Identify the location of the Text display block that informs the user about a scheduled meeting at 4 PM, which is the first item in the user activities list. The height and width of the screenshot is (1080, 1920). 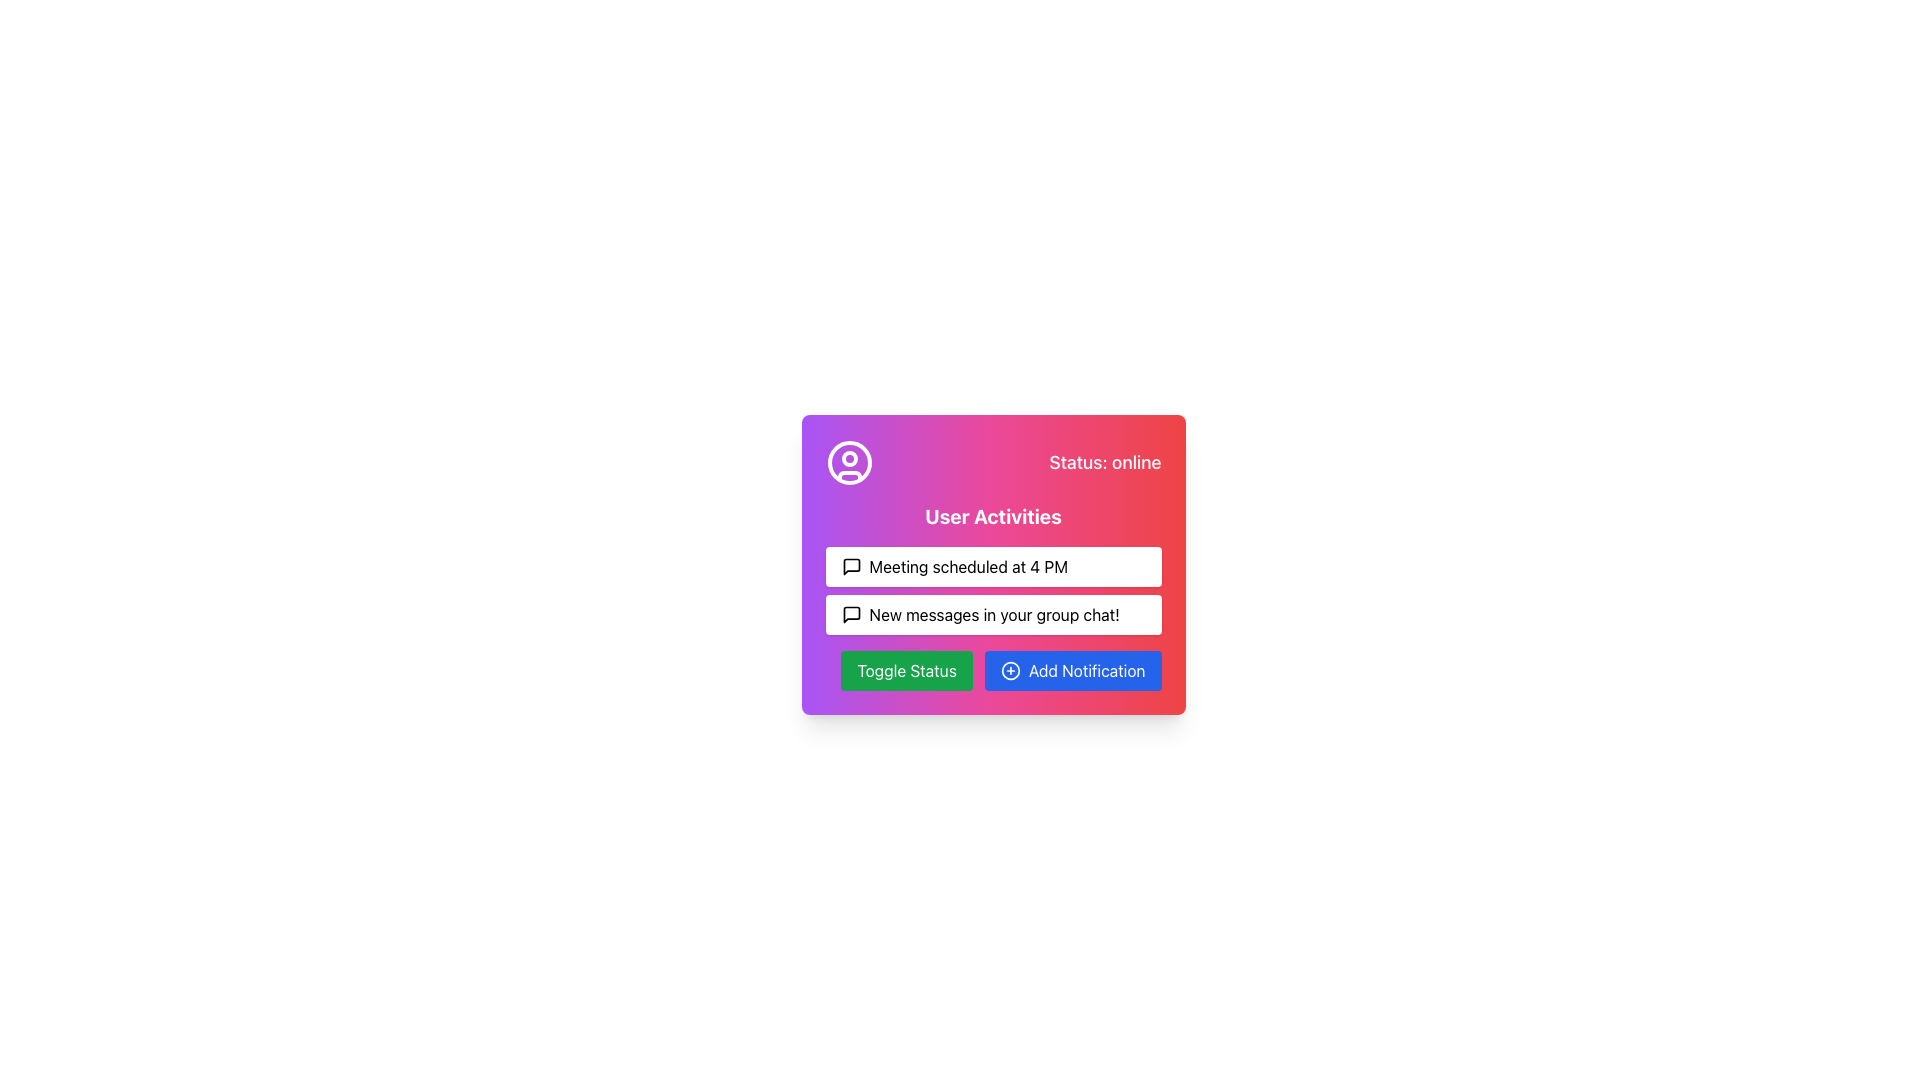
(993, 567).